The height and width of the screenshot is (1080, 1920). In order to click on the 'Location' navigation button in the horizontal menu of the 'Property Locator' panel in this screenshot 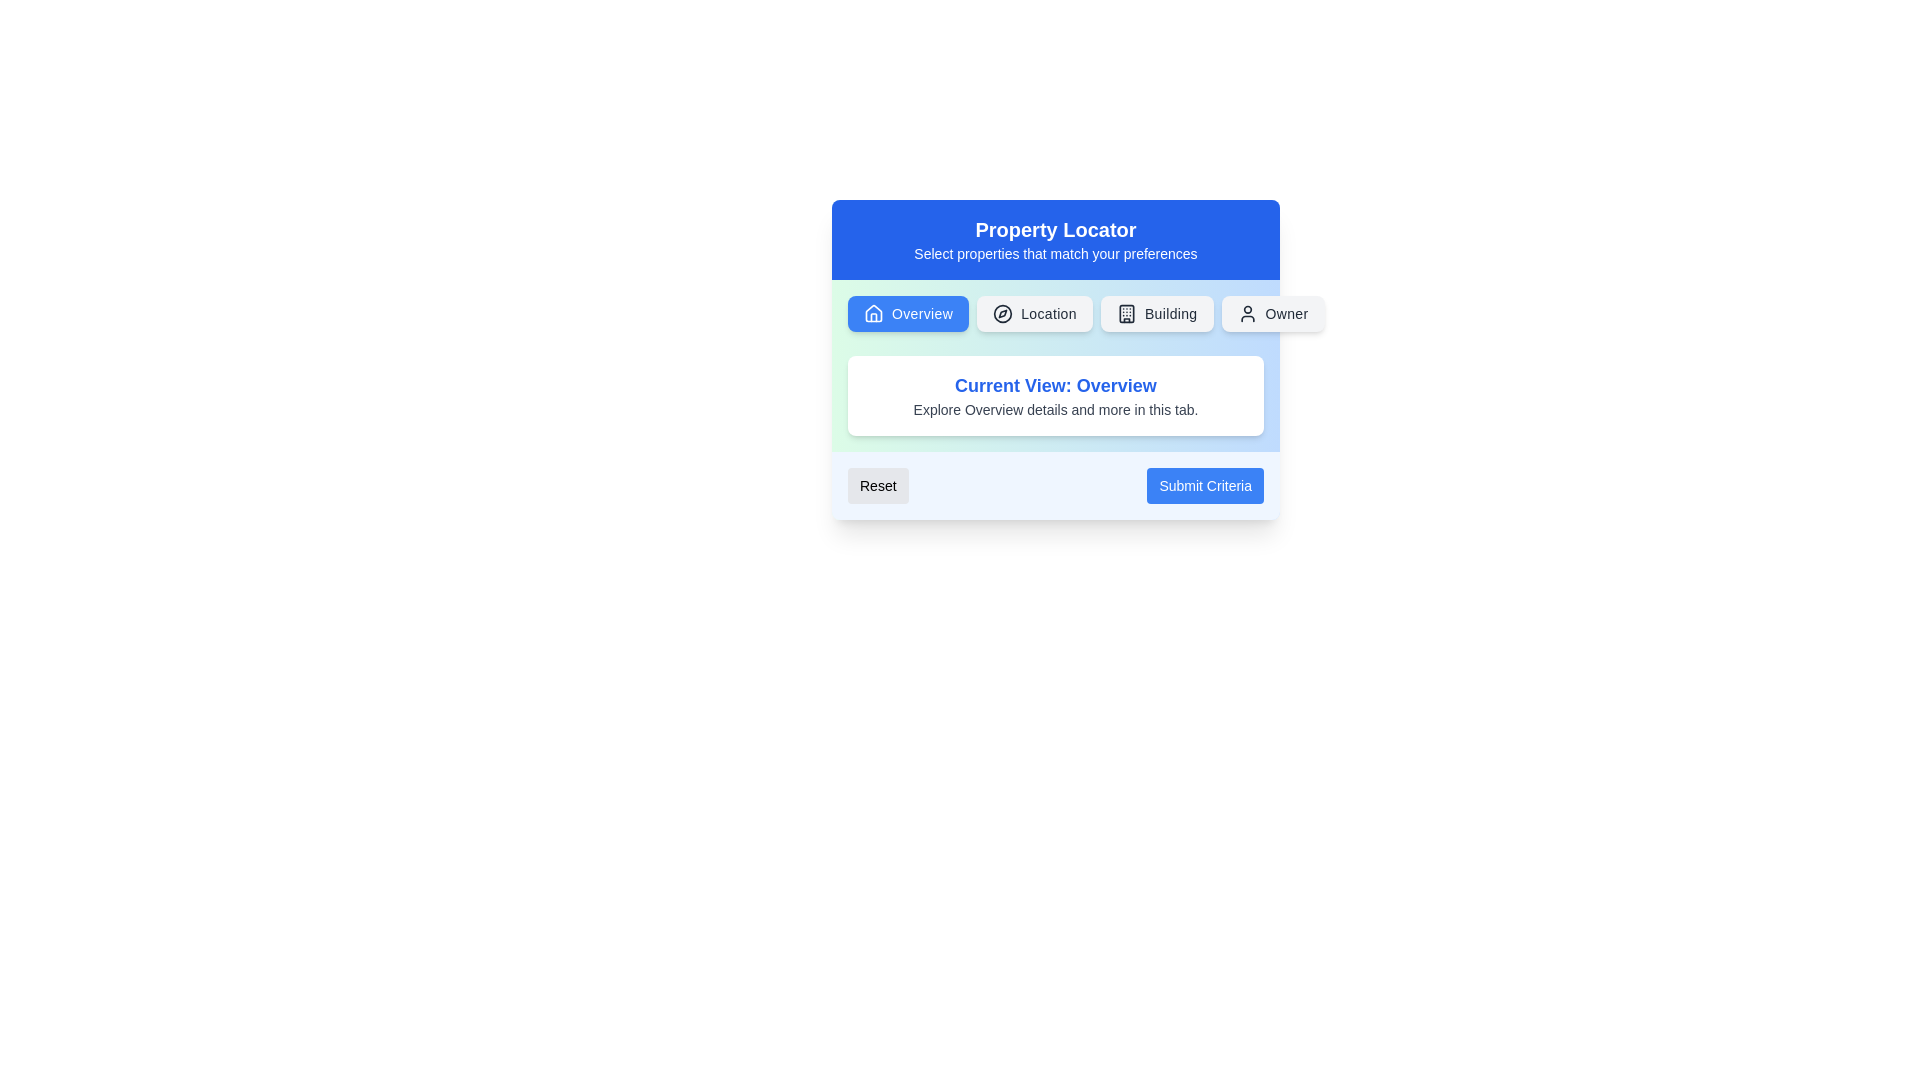, I will do `click(1048, 313)`.